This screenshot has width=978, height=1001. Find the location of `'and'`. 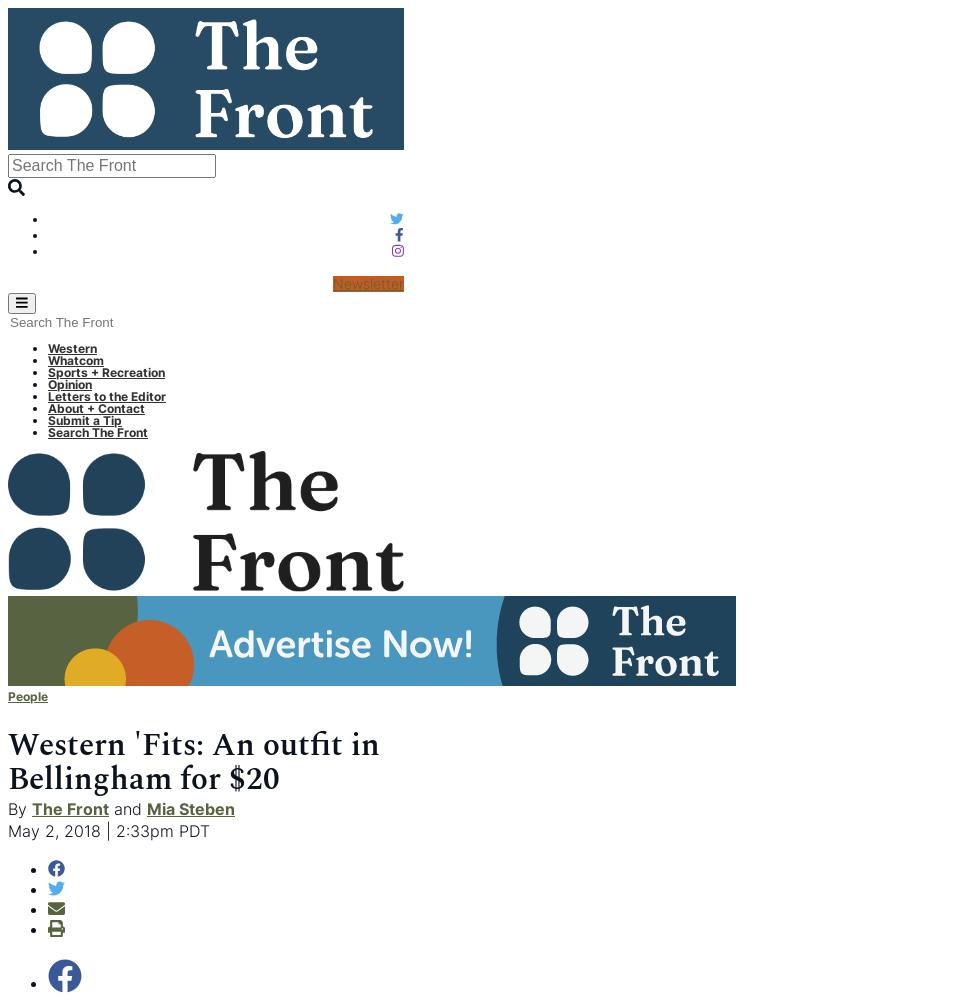

'and' is located at coordinates (109, 808).